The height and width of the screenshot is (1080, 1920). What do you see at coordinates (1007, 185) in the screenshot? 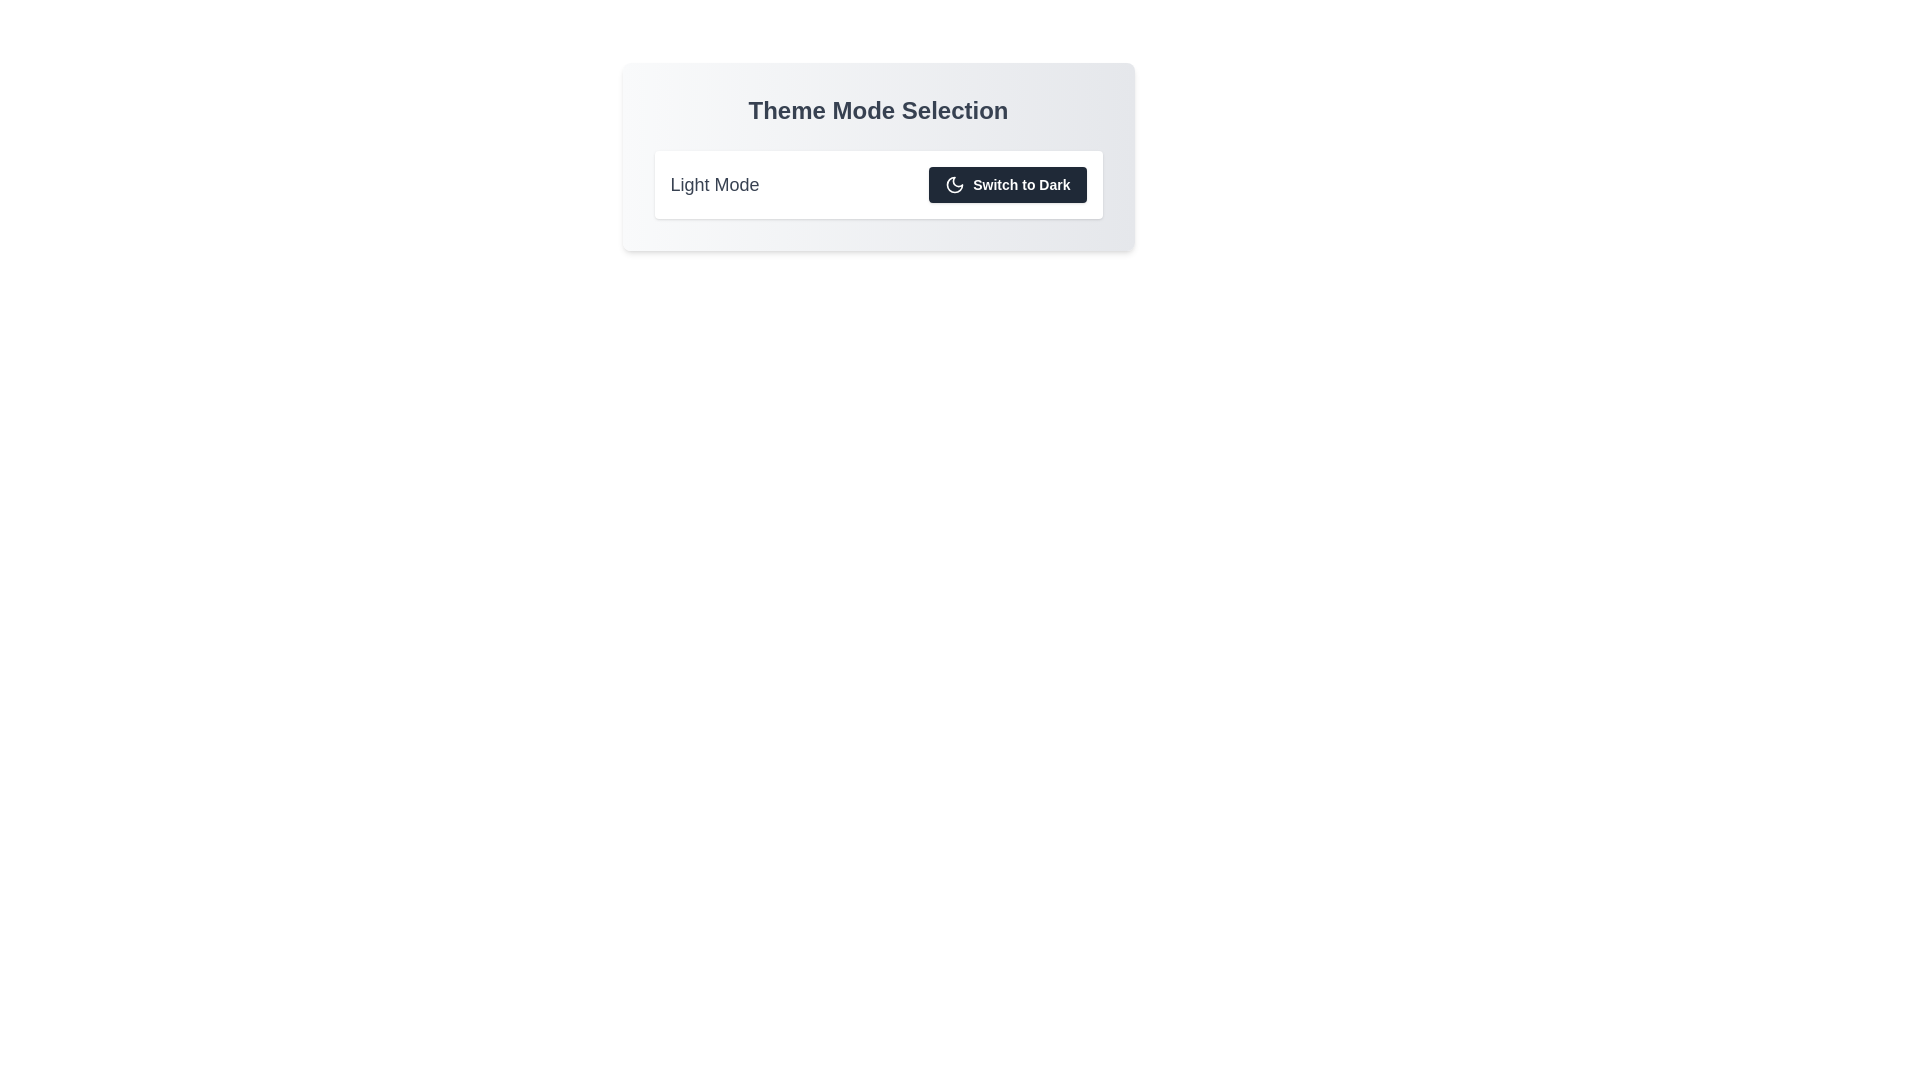
I see `the button labeled 'Switch to Dark' to toggle the theme mode` at bounding box center [1007, 185].